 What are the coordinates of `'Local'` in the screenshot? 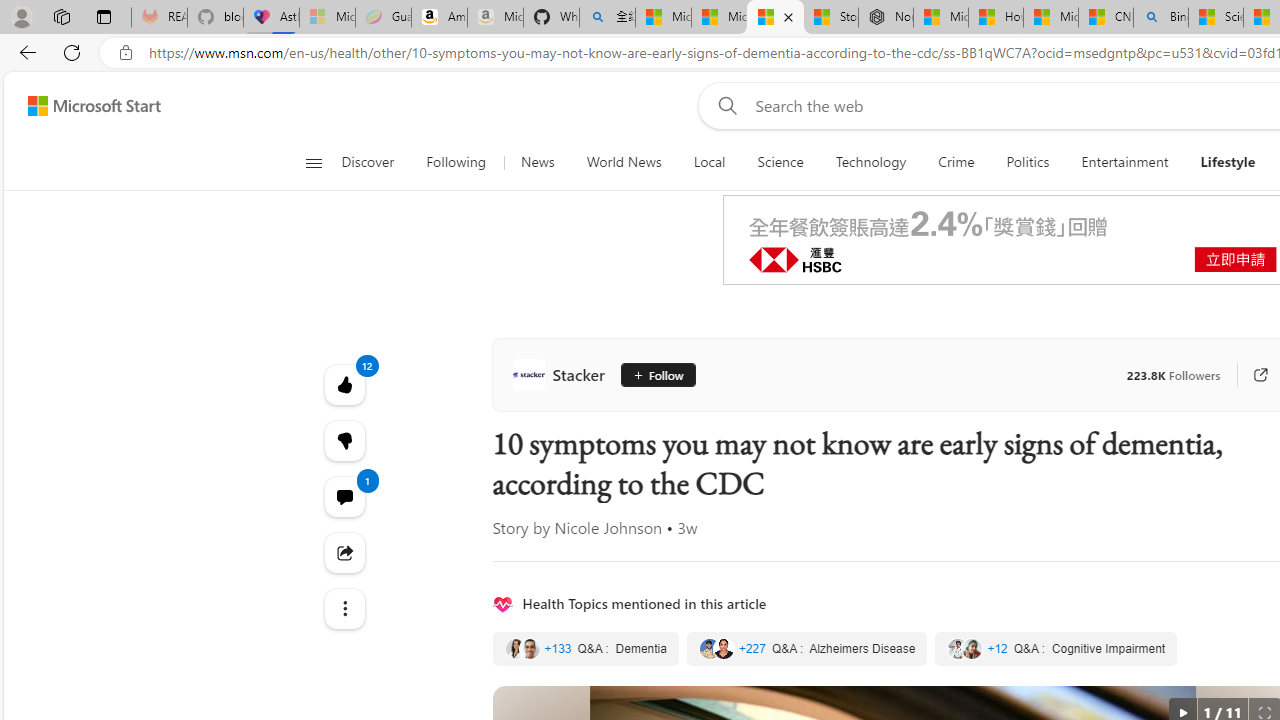 It's located at (709, 162).